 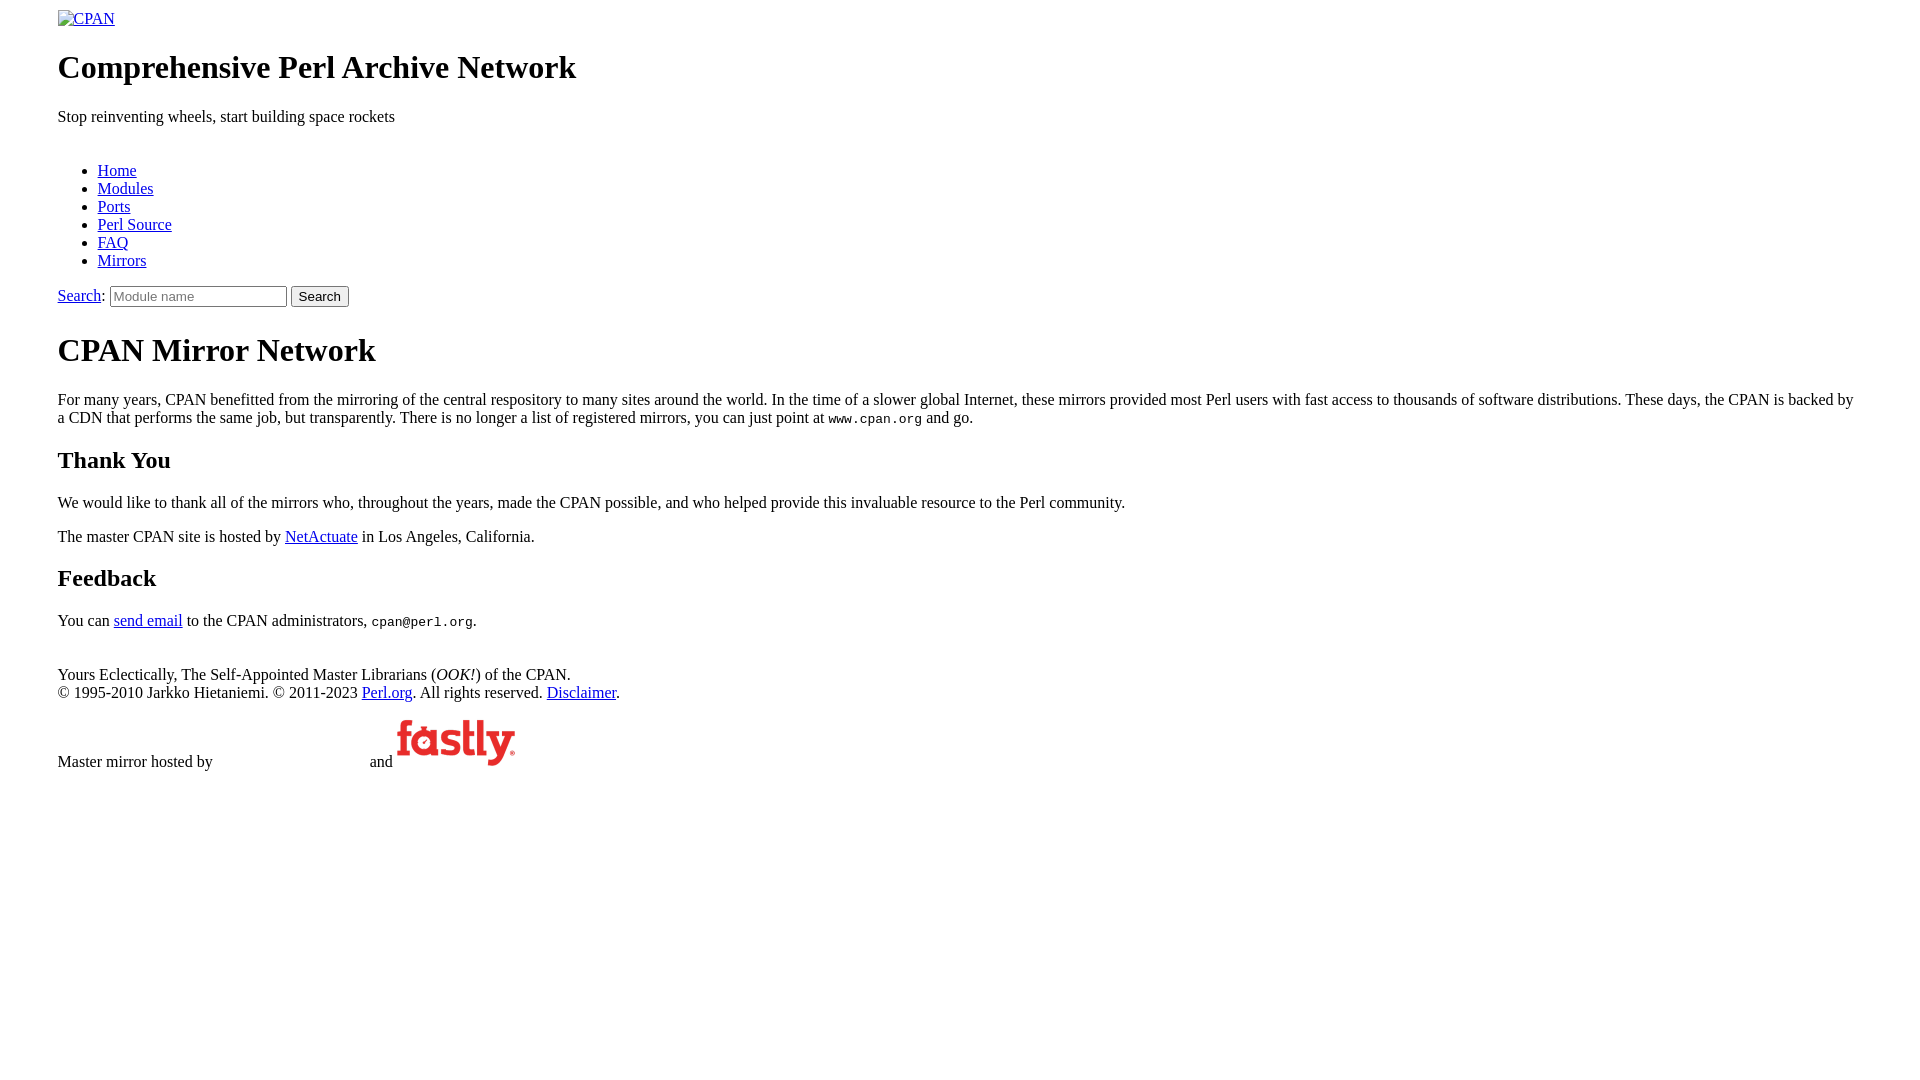 What do you see at coordinates (580, 691) in the screenshot?
I see `'Disclaimer'` at bounding box center [580, 691].